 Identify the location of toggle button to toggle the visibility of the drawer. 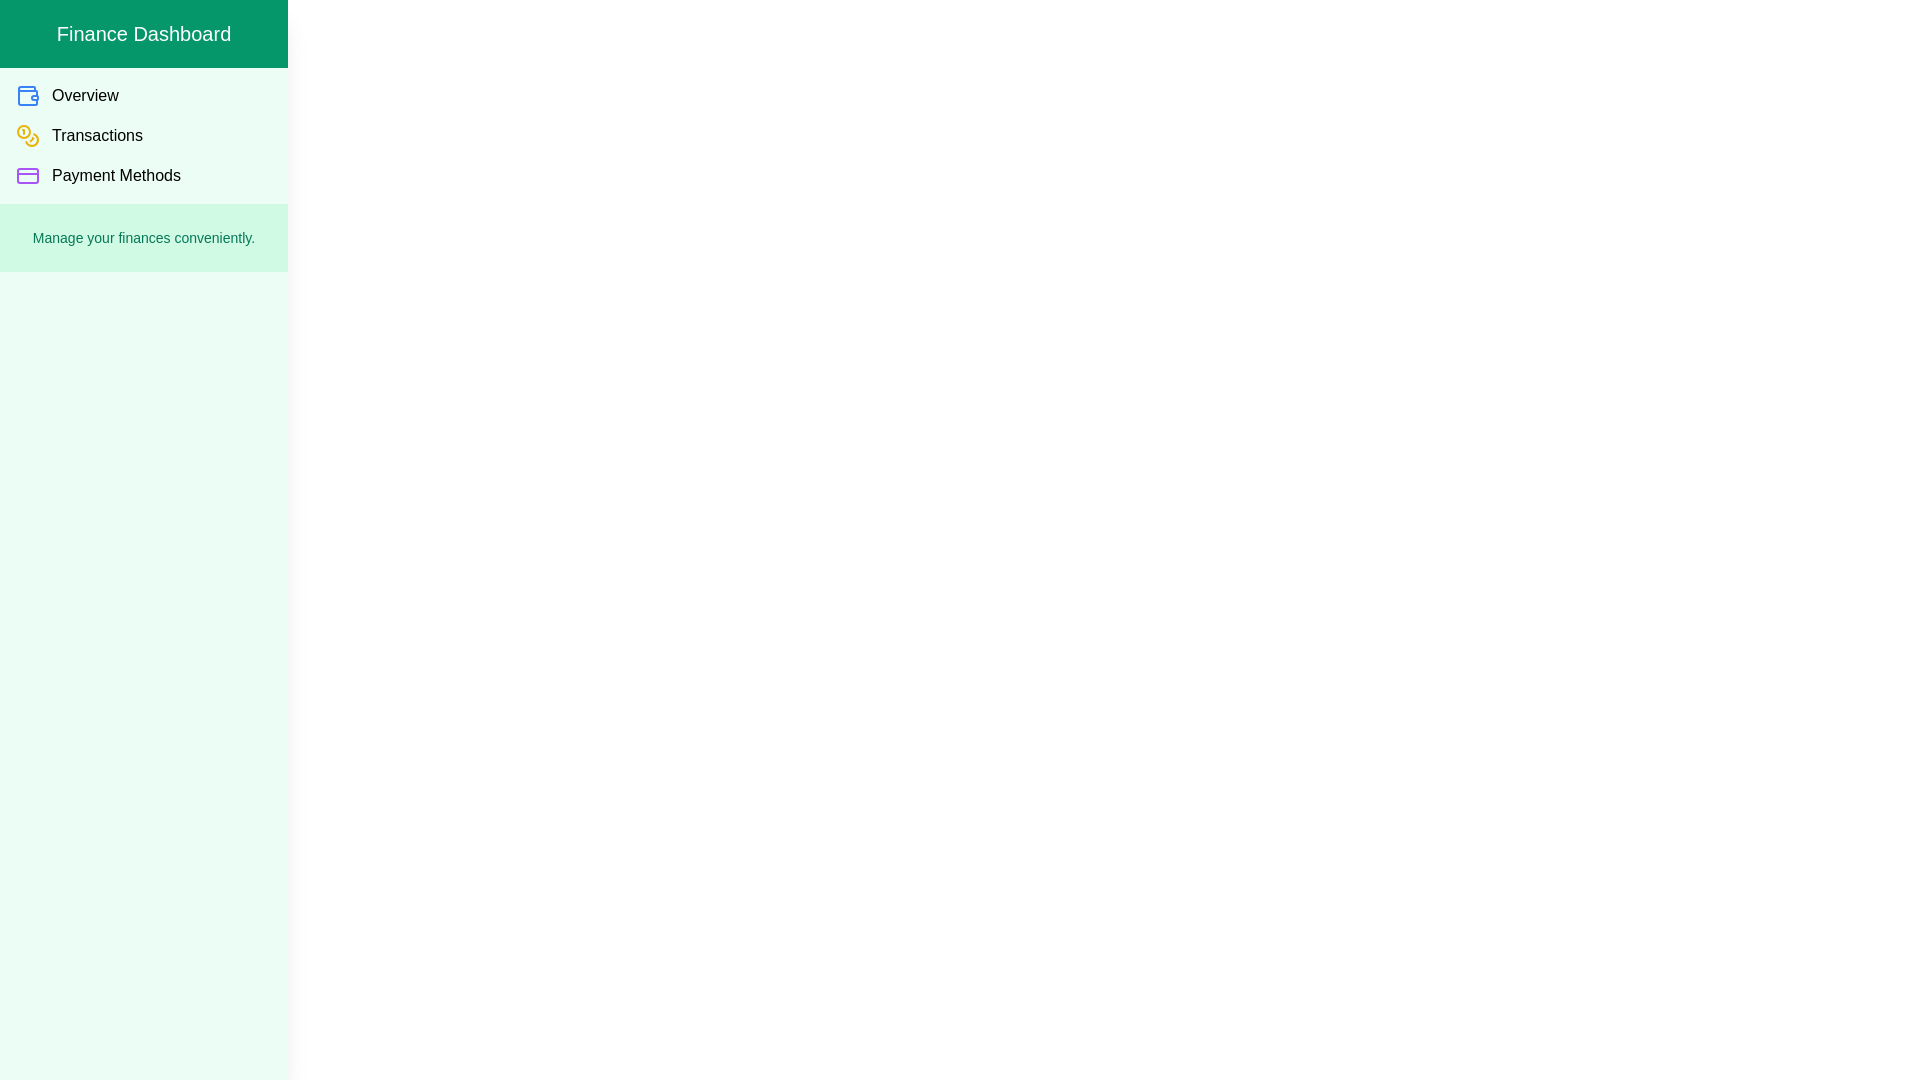
(38, 38).